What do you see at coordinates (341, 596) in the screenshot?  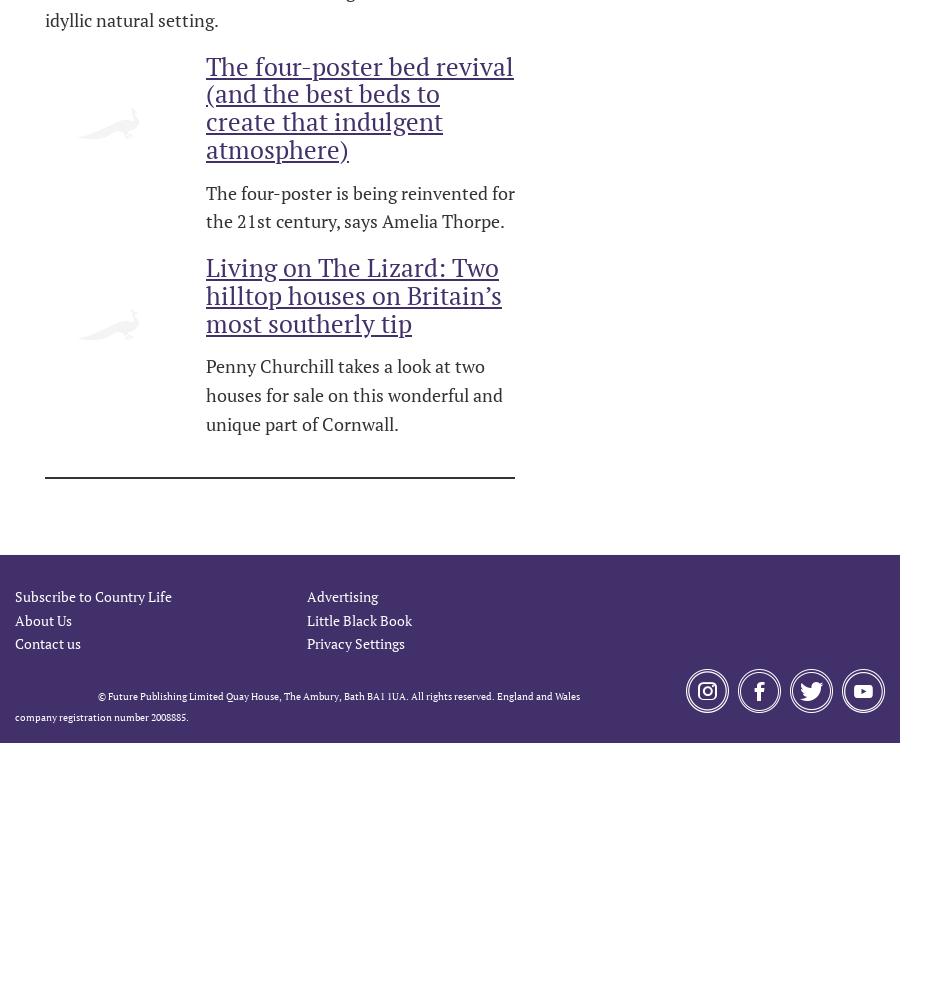 I see `'Advertising'` at bounding box center [341, 596].